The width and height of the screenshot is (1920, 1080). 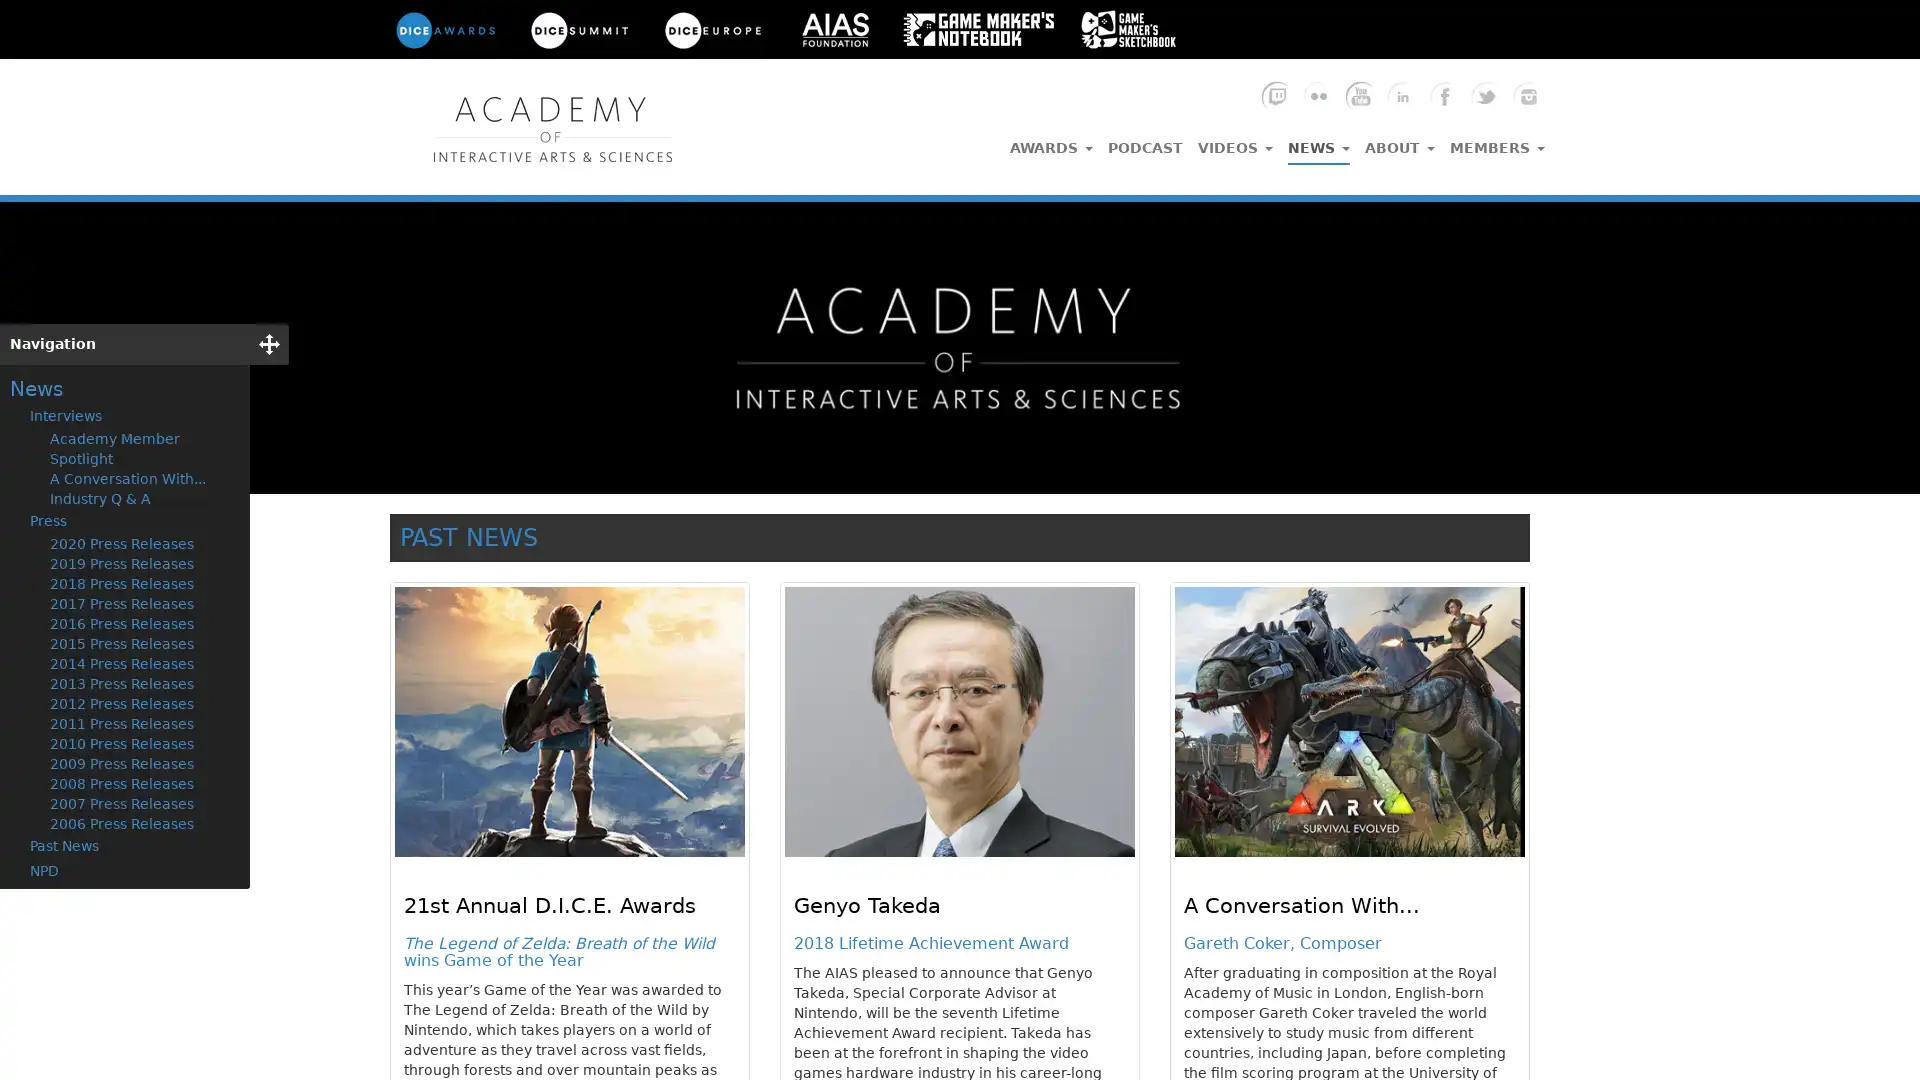 I want to click on ABOUT, so click(x=1399, y=141).